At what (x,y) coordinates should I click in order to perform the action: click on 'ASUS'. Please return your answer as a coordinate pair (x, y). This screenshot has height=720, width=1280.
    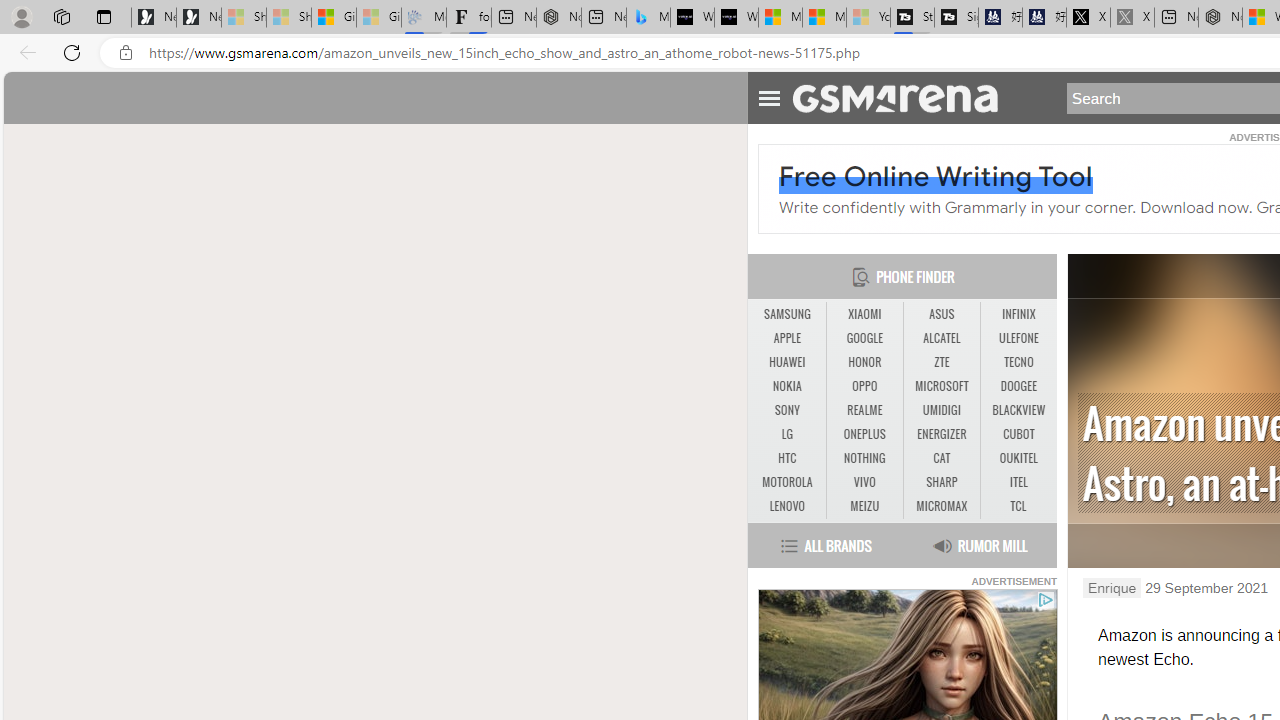
    Looking at the image, I should click on (941, 315).